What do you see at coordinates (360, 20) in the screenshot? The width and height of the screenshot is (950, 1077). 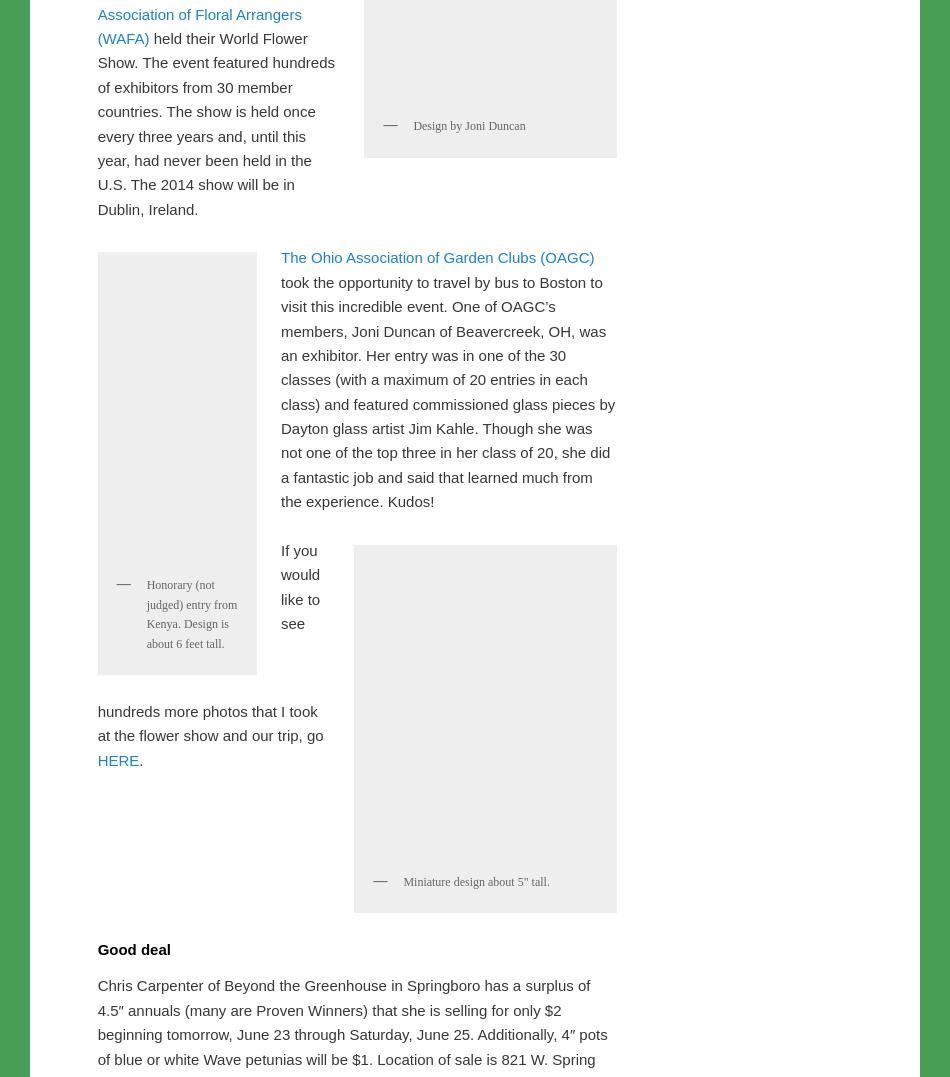 I see `'gardening'` at bounding box center [360, 20].